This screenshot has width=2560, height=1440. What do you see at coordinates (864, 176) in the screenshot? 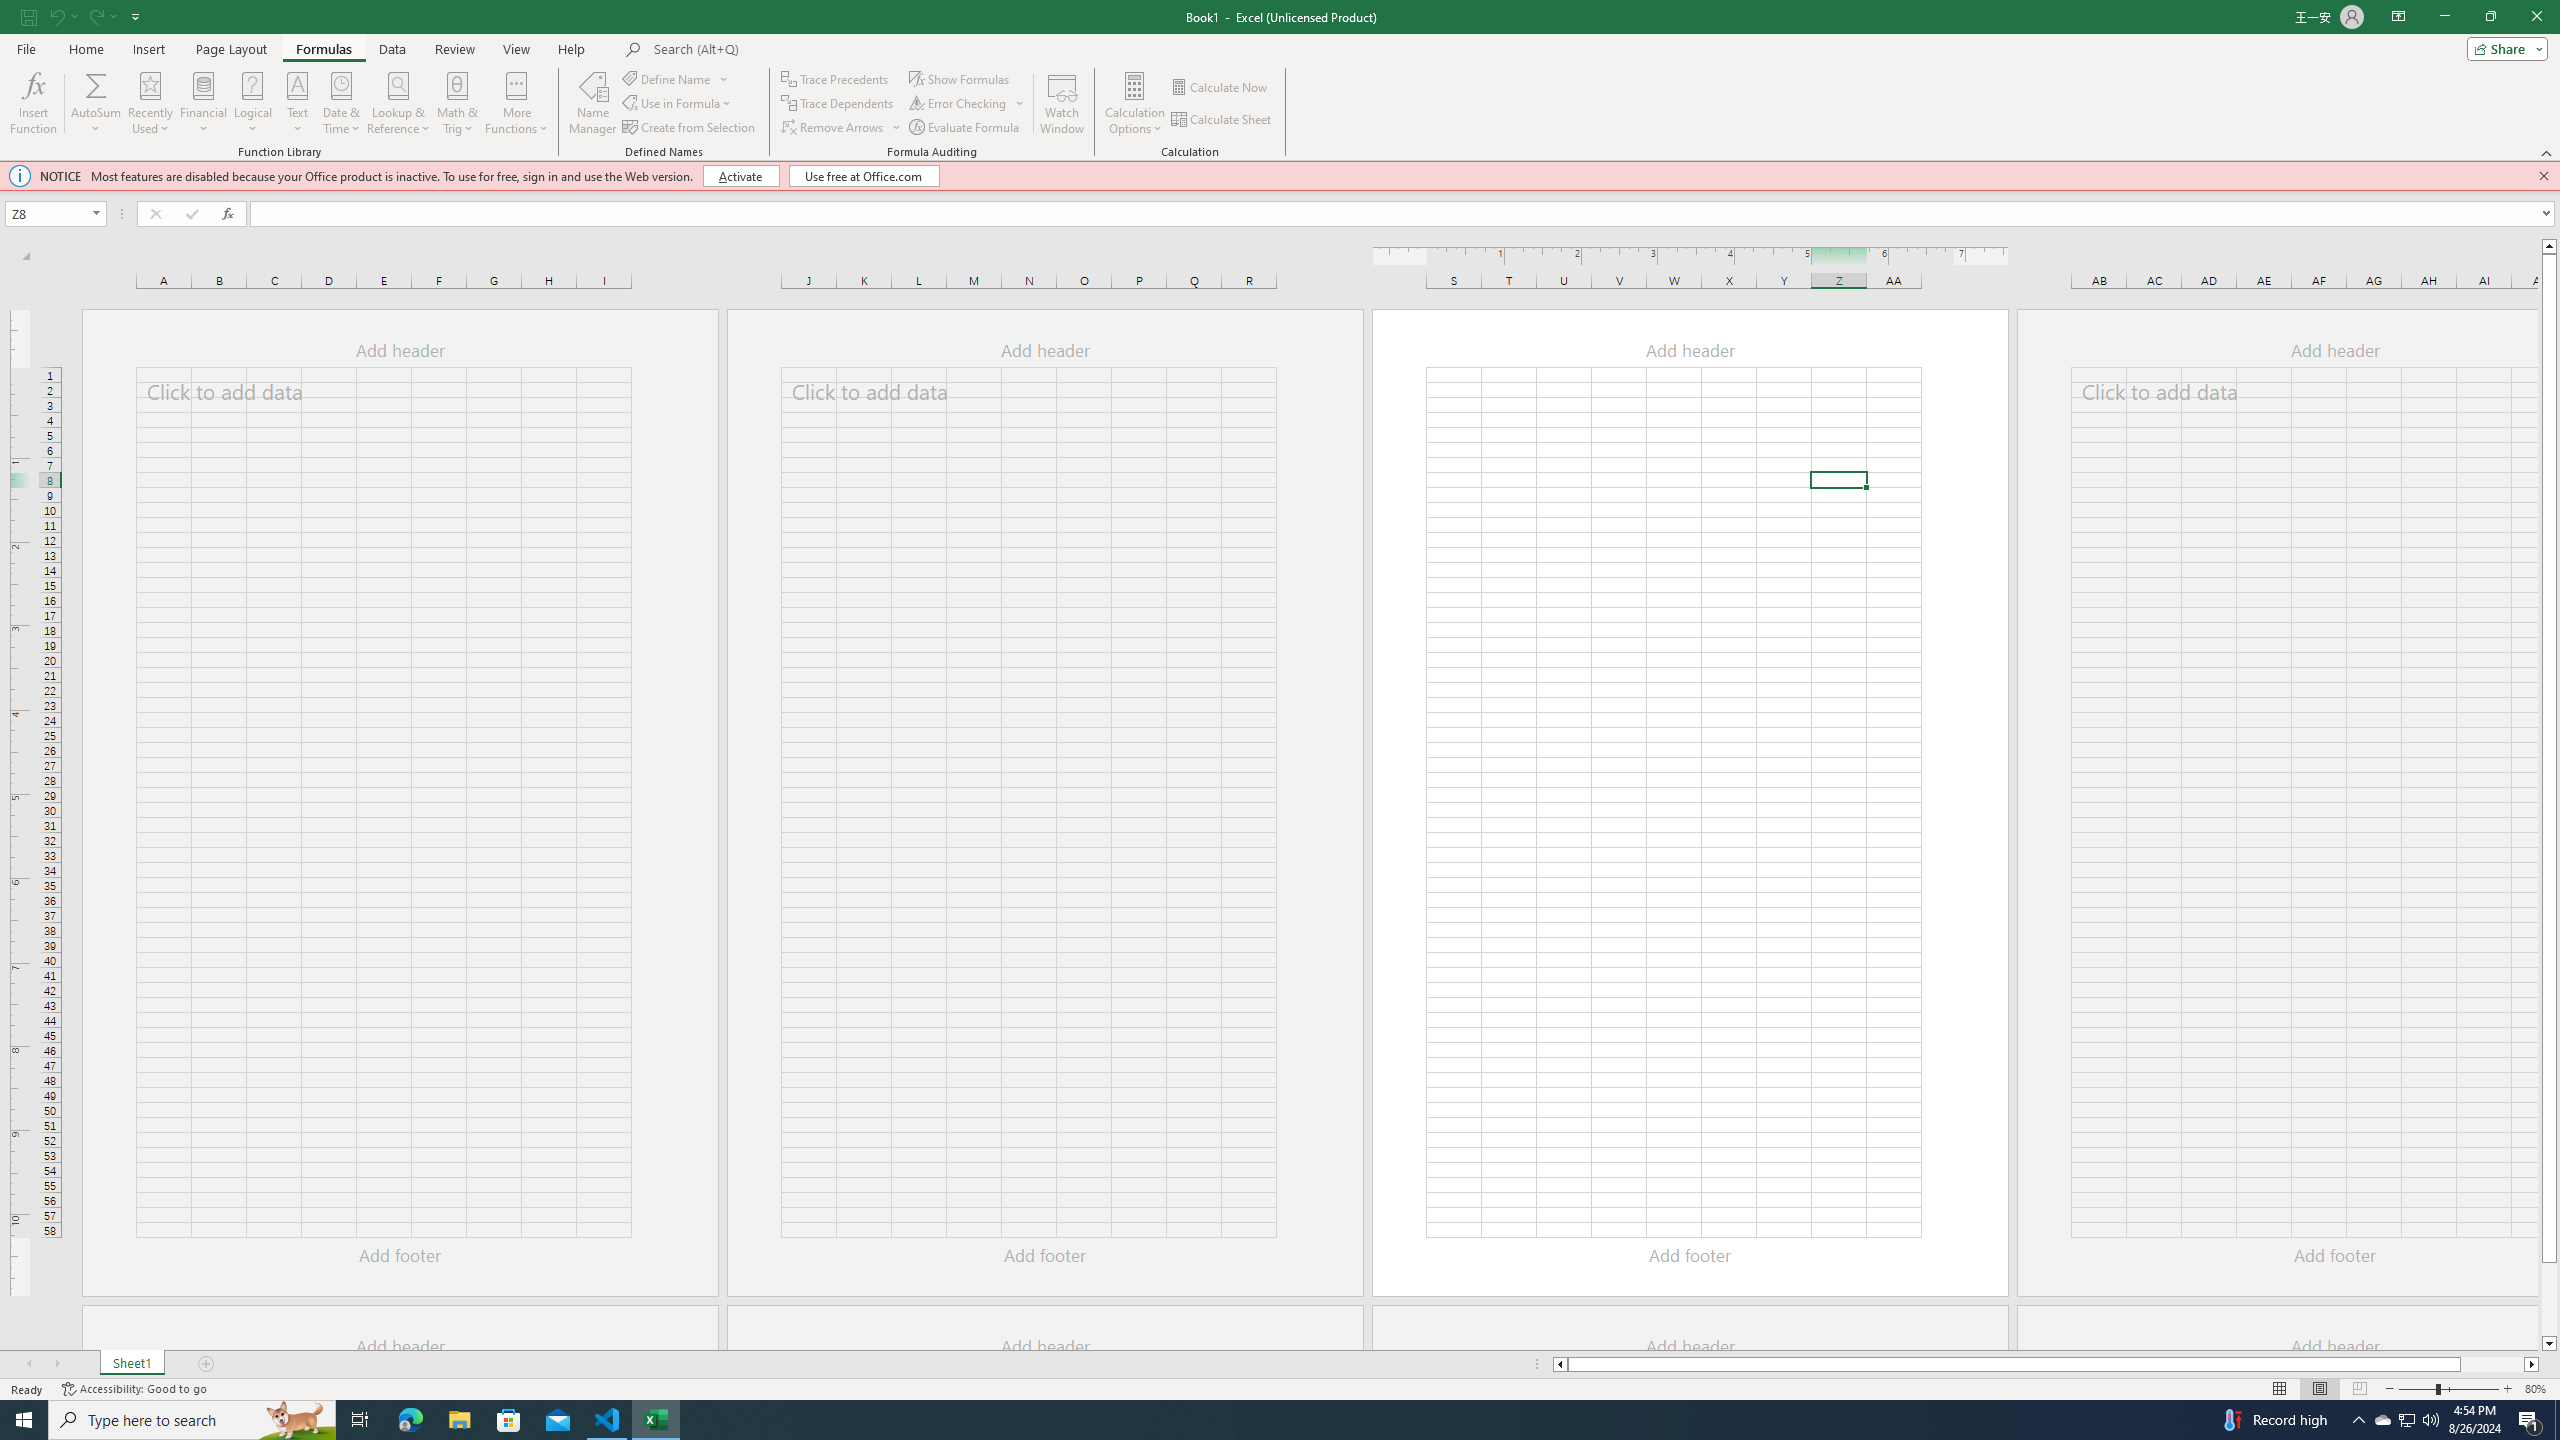
I see `'Use free at Office.com'` at bounding box center [864, 176].